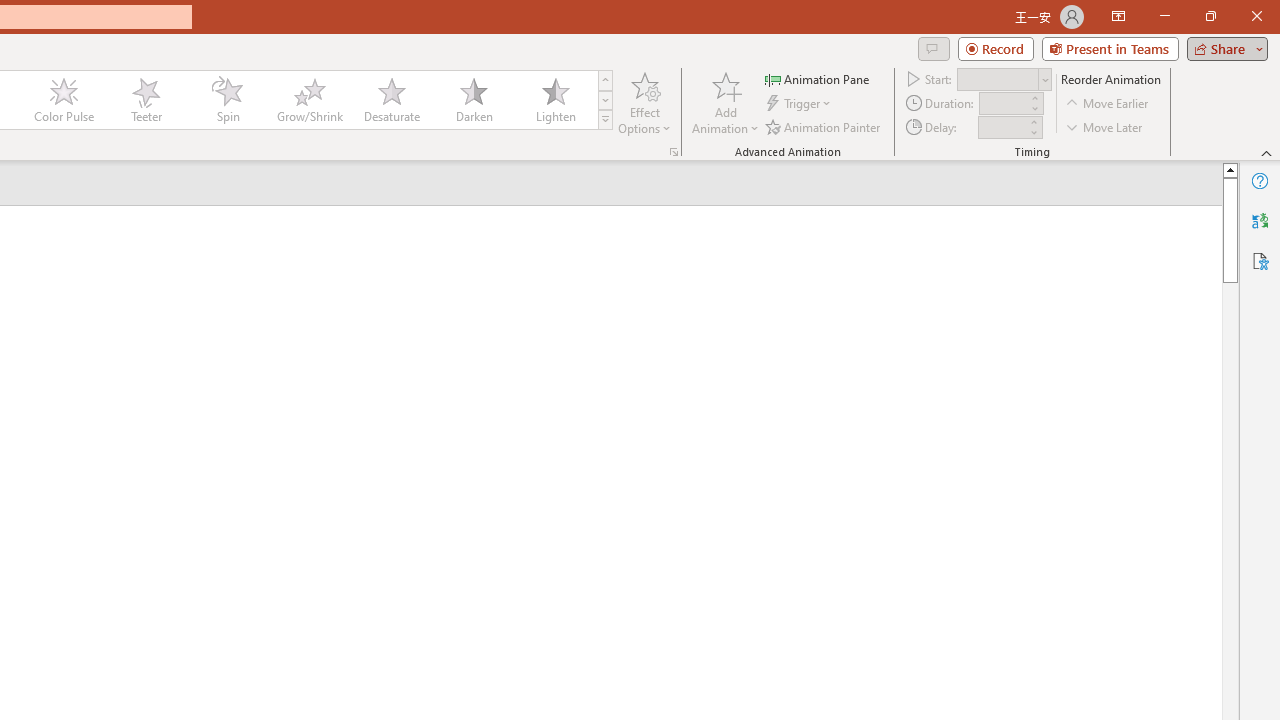 The height and width of the screenshot is (720, 1280). I want to click on 'Darken', so click(472, 100).